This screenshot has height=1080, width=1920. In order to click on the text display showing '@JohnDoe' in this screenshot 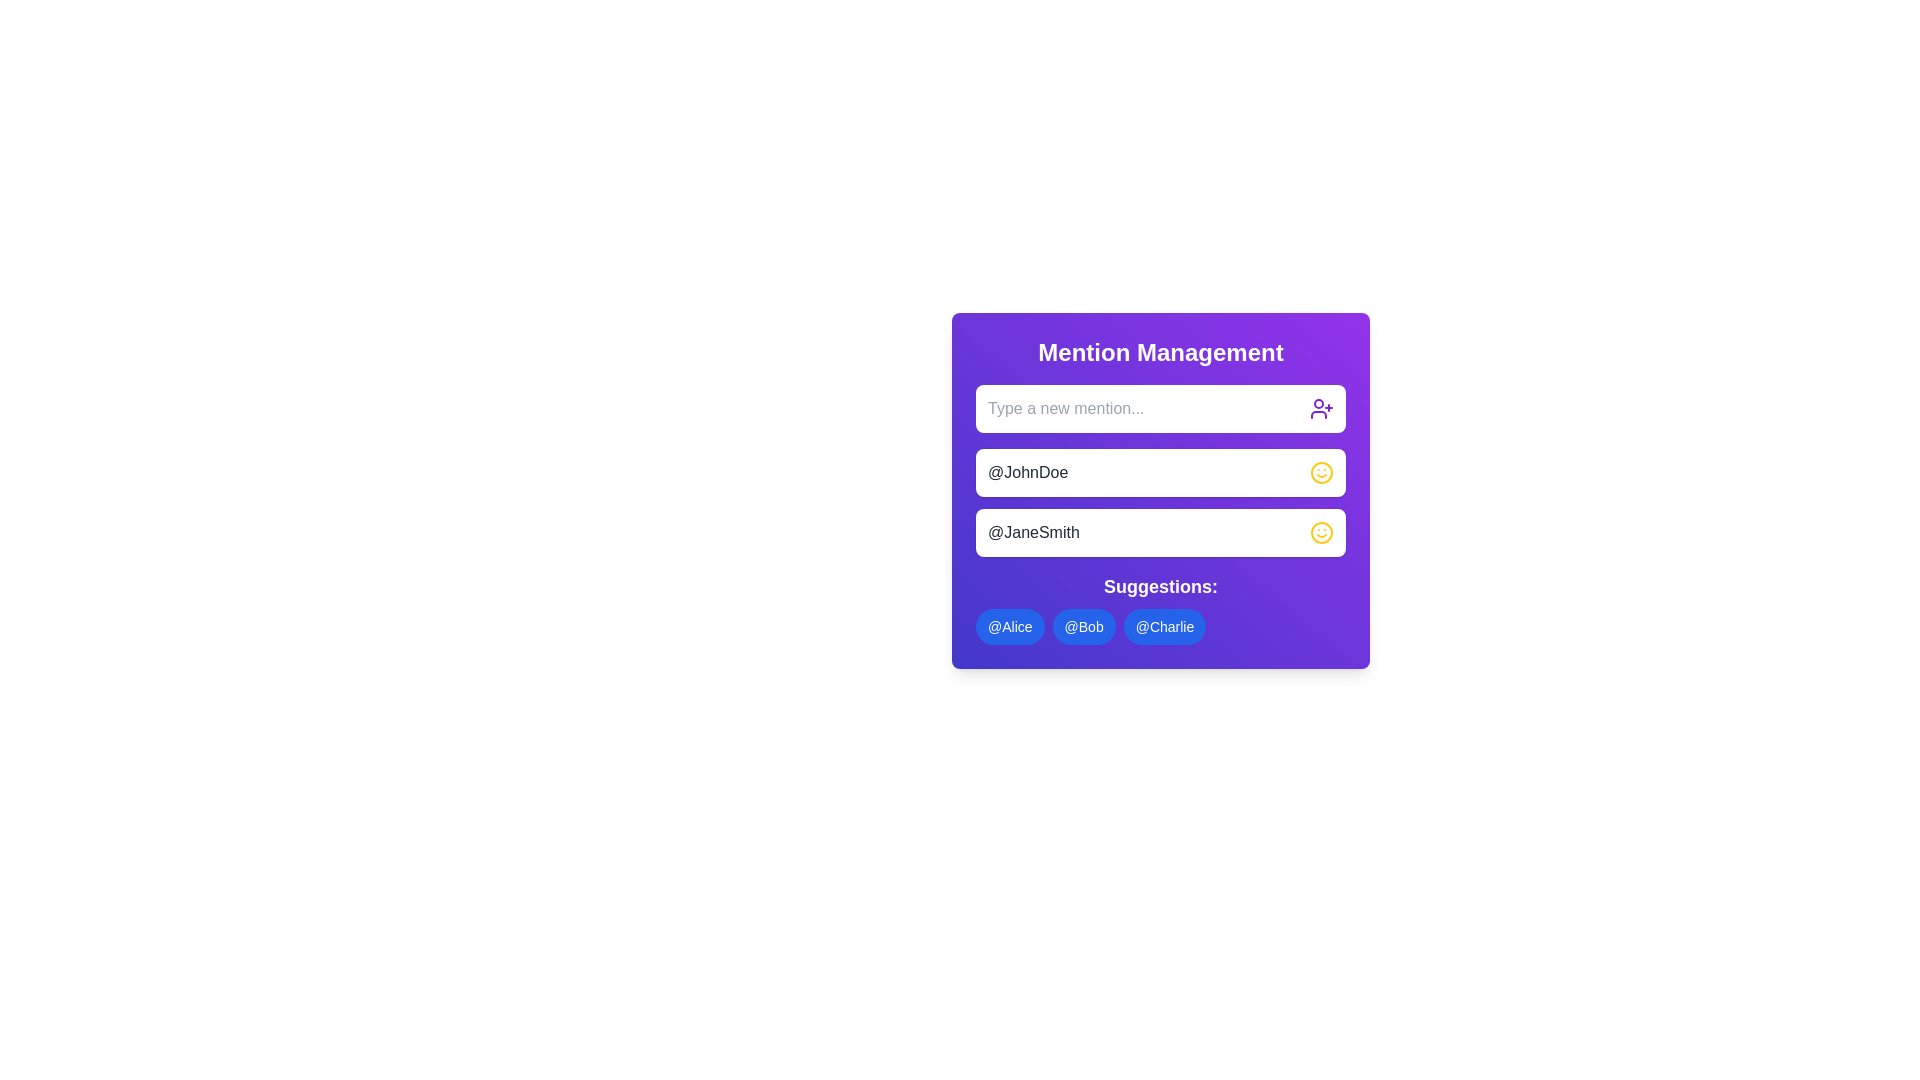, I will do `click(1028, 473)`.